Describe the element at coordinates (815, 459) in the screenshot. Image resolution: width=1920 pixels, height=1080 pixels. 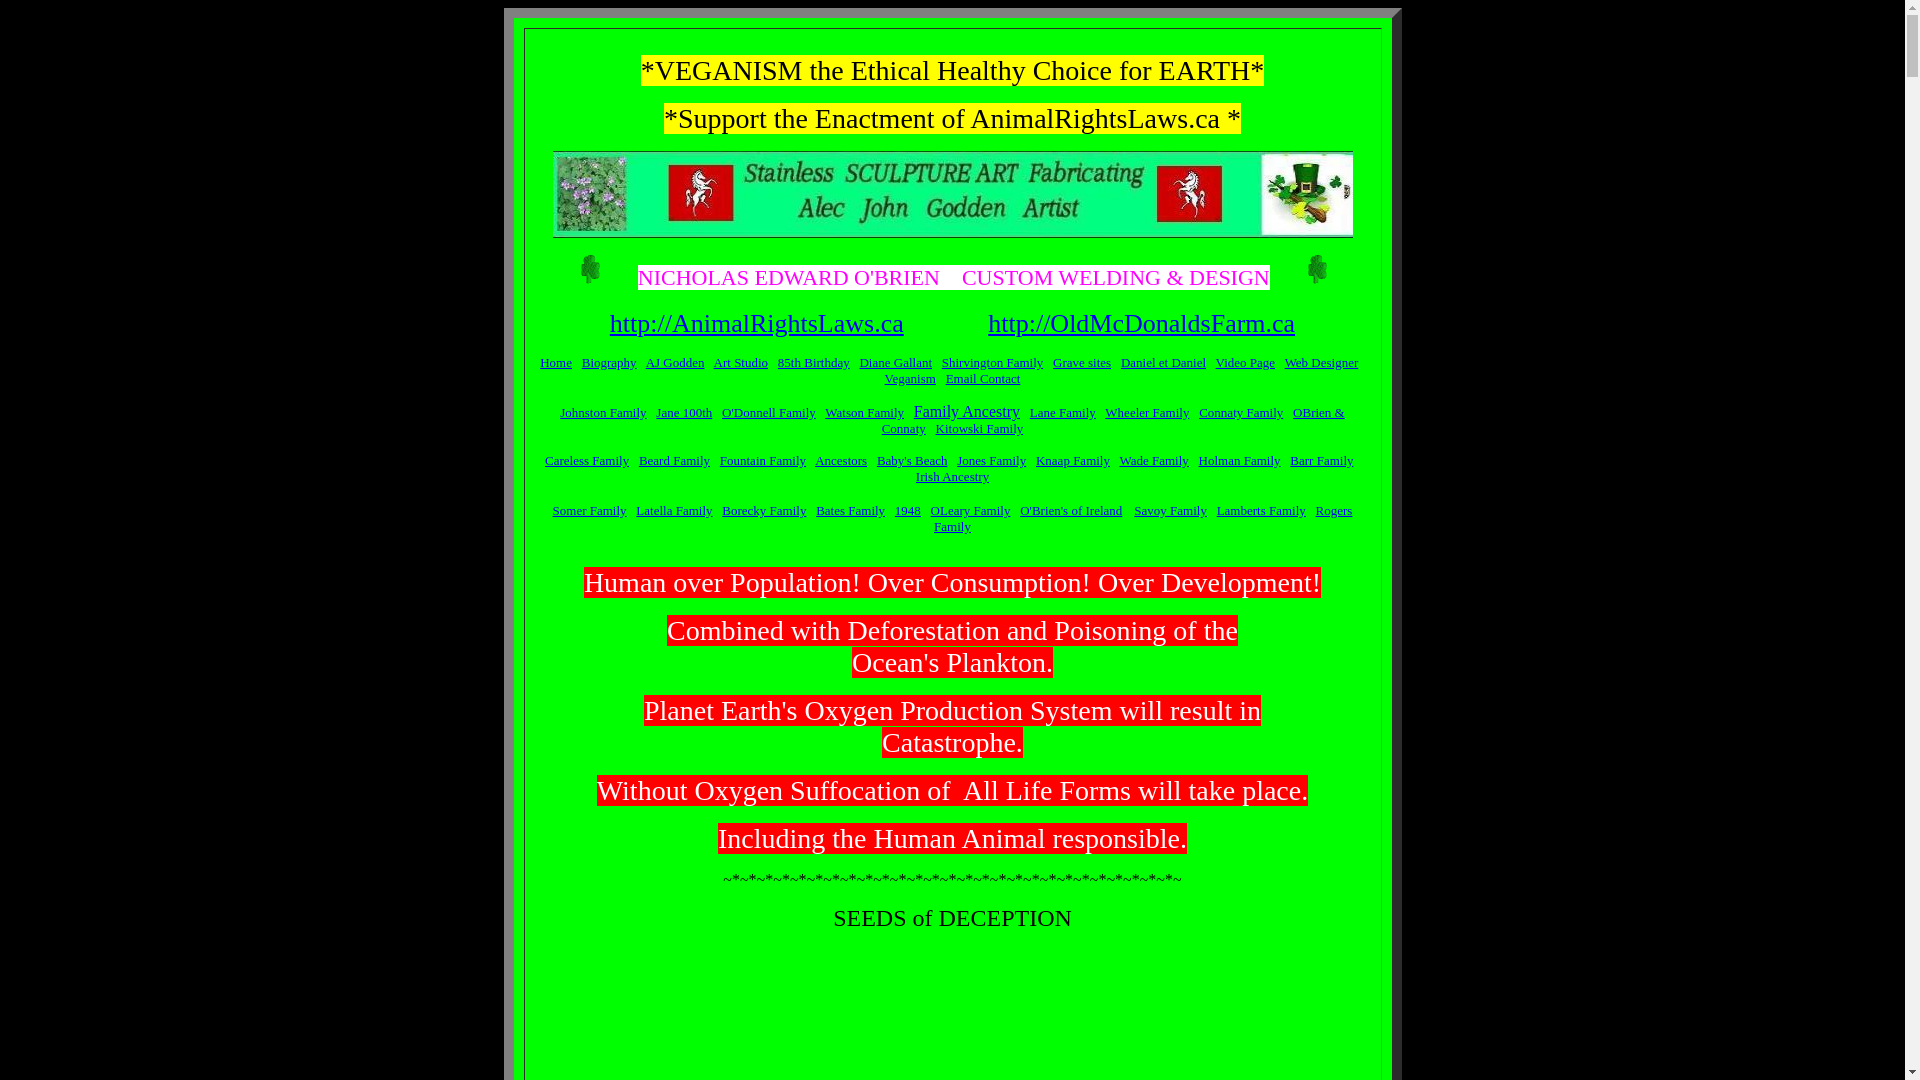
I see `'Ancestors'` at that location.